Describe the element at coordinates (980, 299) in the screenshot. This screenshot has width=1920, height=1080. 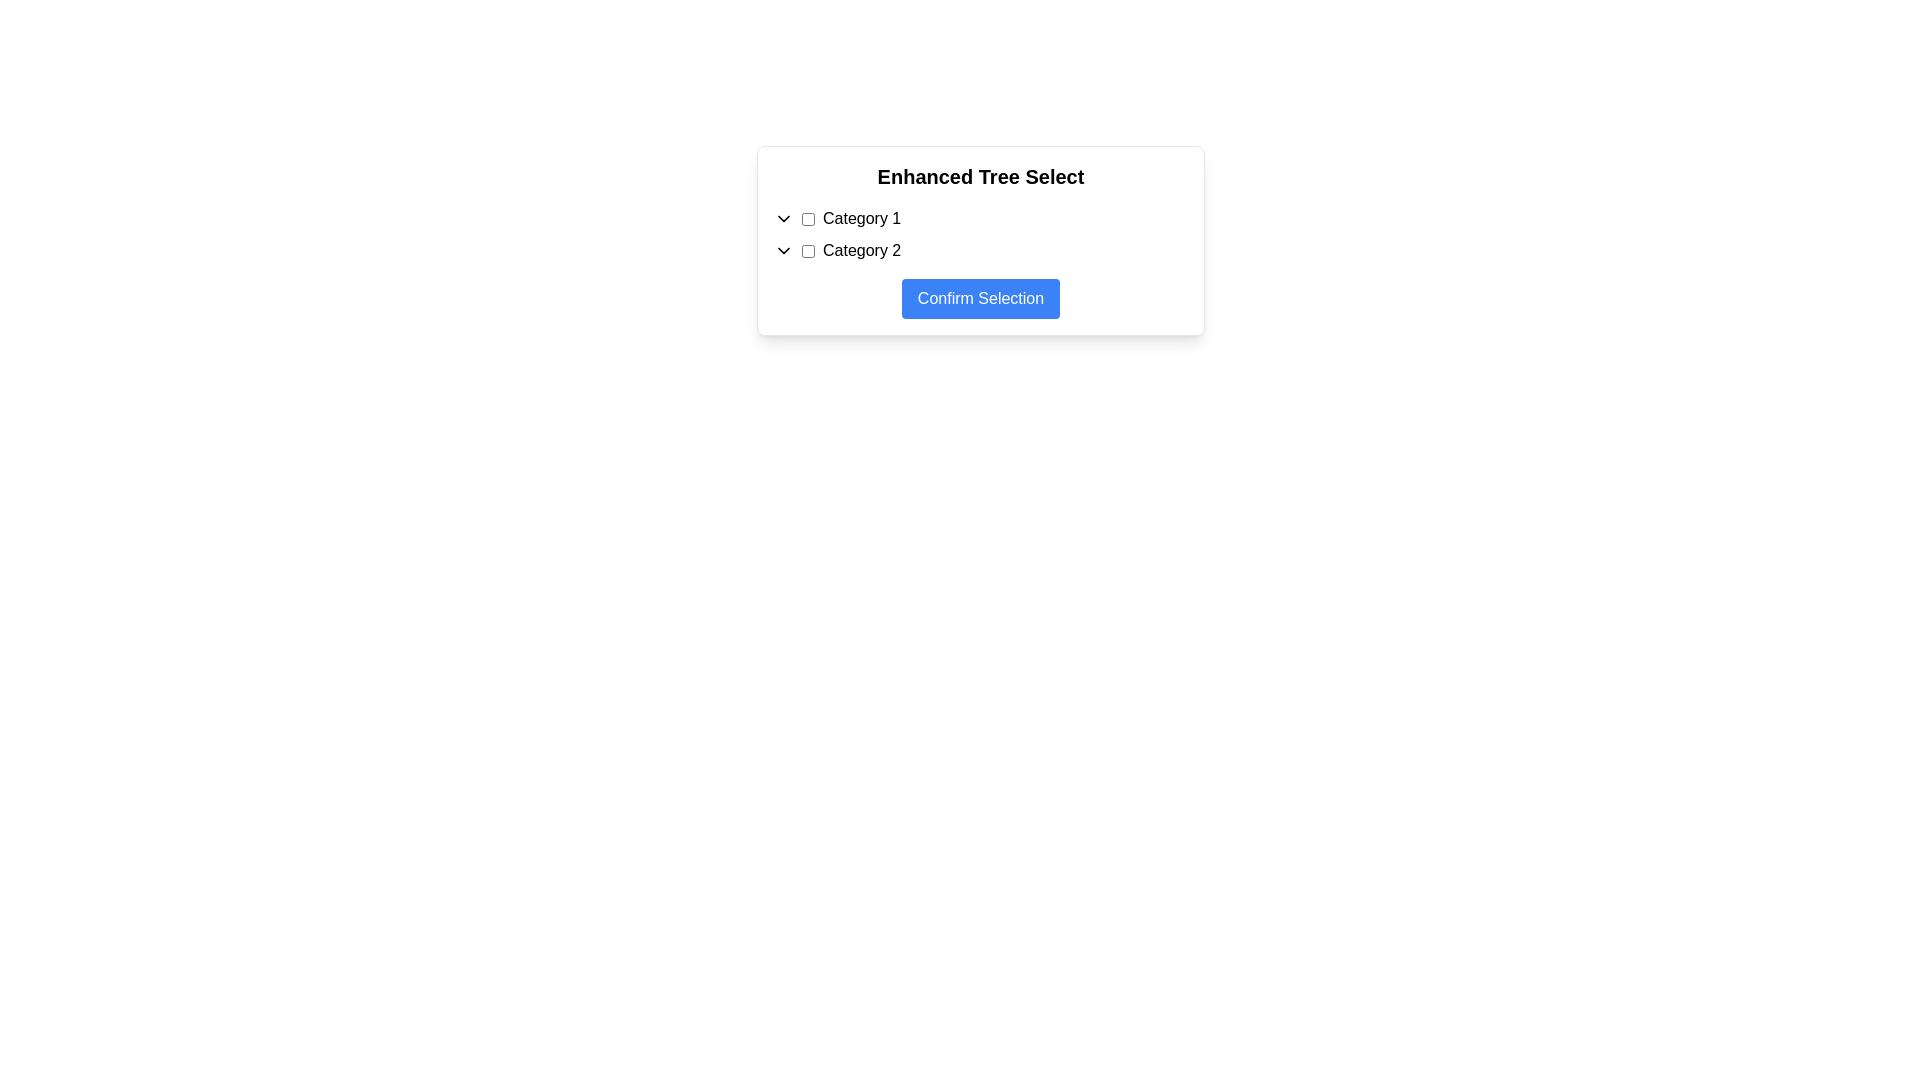
I see `the confirm button that is centrally located beneath the 'Category 1' and 'Category 2' options to observe the hover effect` at that location.